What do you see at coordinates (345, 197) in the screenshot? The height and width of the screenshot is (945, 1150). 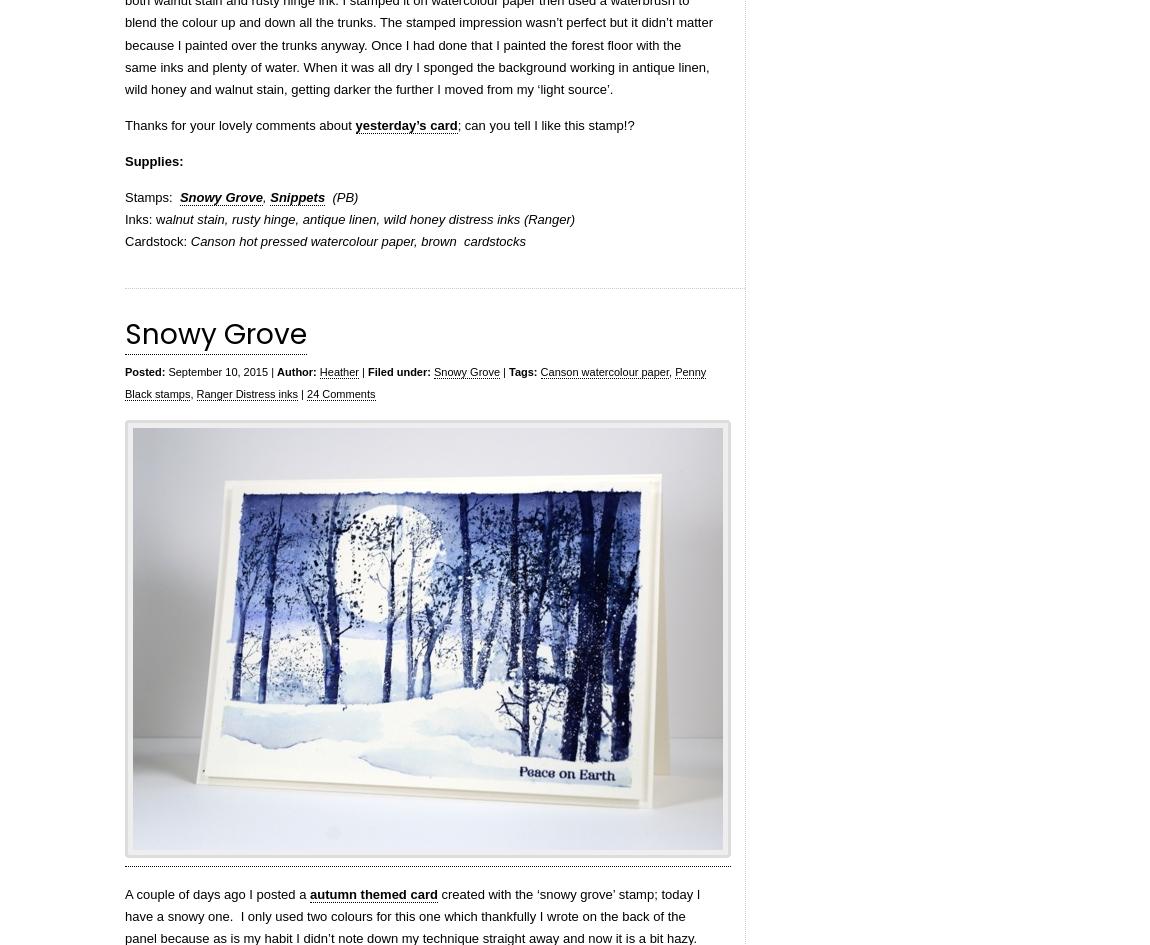 I see `'(PB)'` at bounding box center [345, 197].